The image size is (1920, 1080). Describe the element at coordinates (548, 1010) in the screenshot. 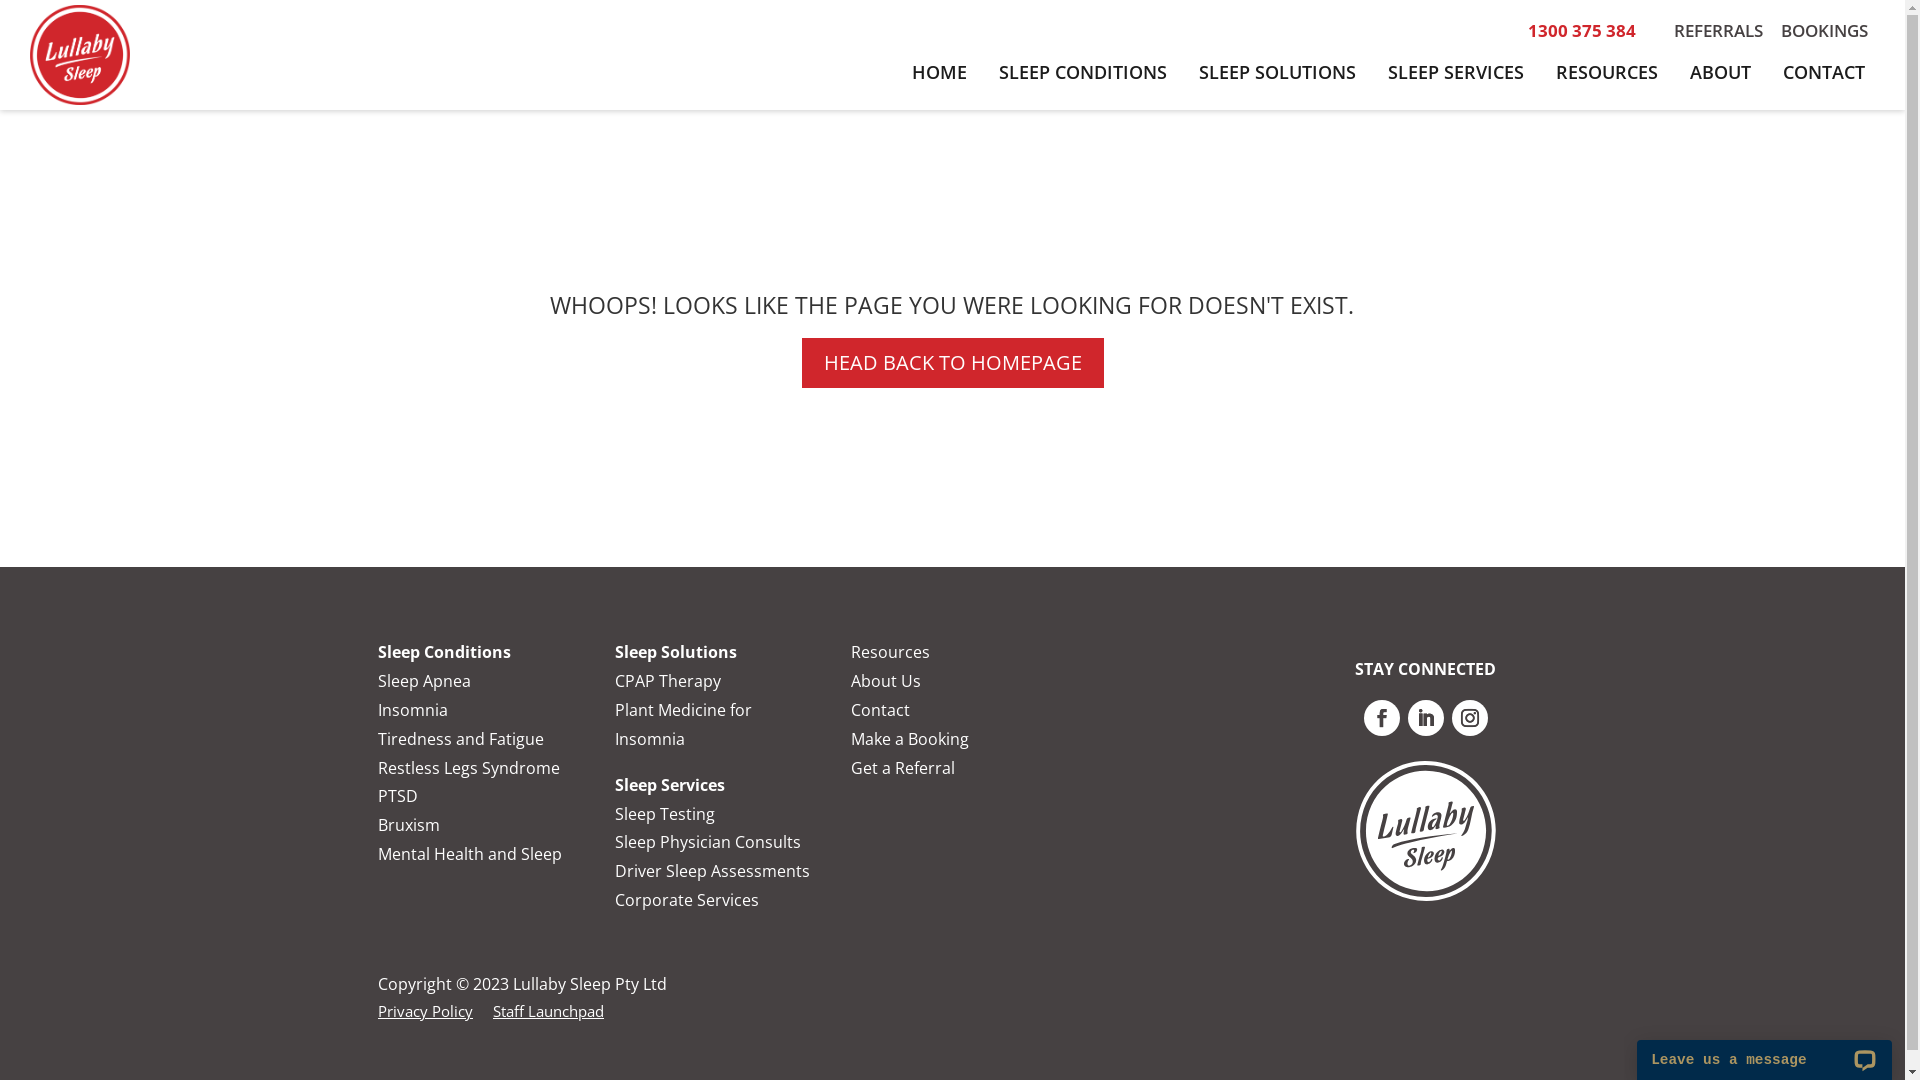

I see `'Staff Launchpad'` at that location.